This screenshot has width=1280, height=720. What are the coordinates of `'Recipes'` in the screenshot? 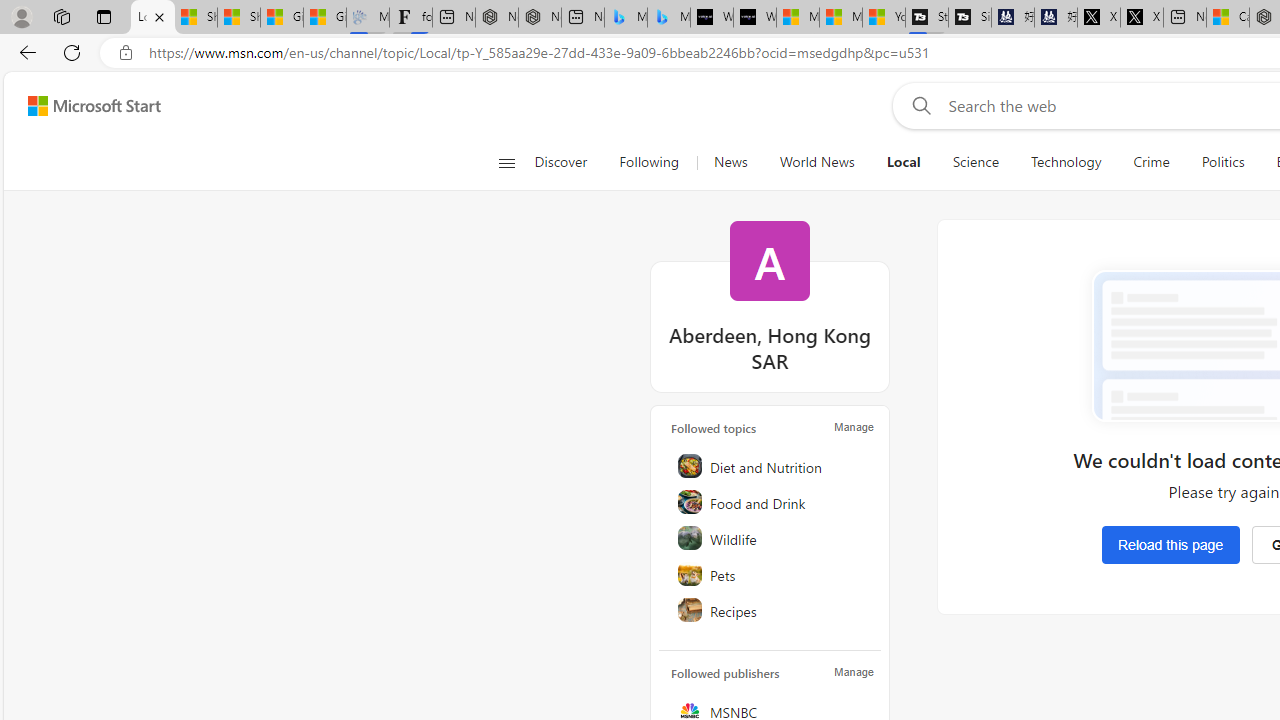 It's located at (770, 608).